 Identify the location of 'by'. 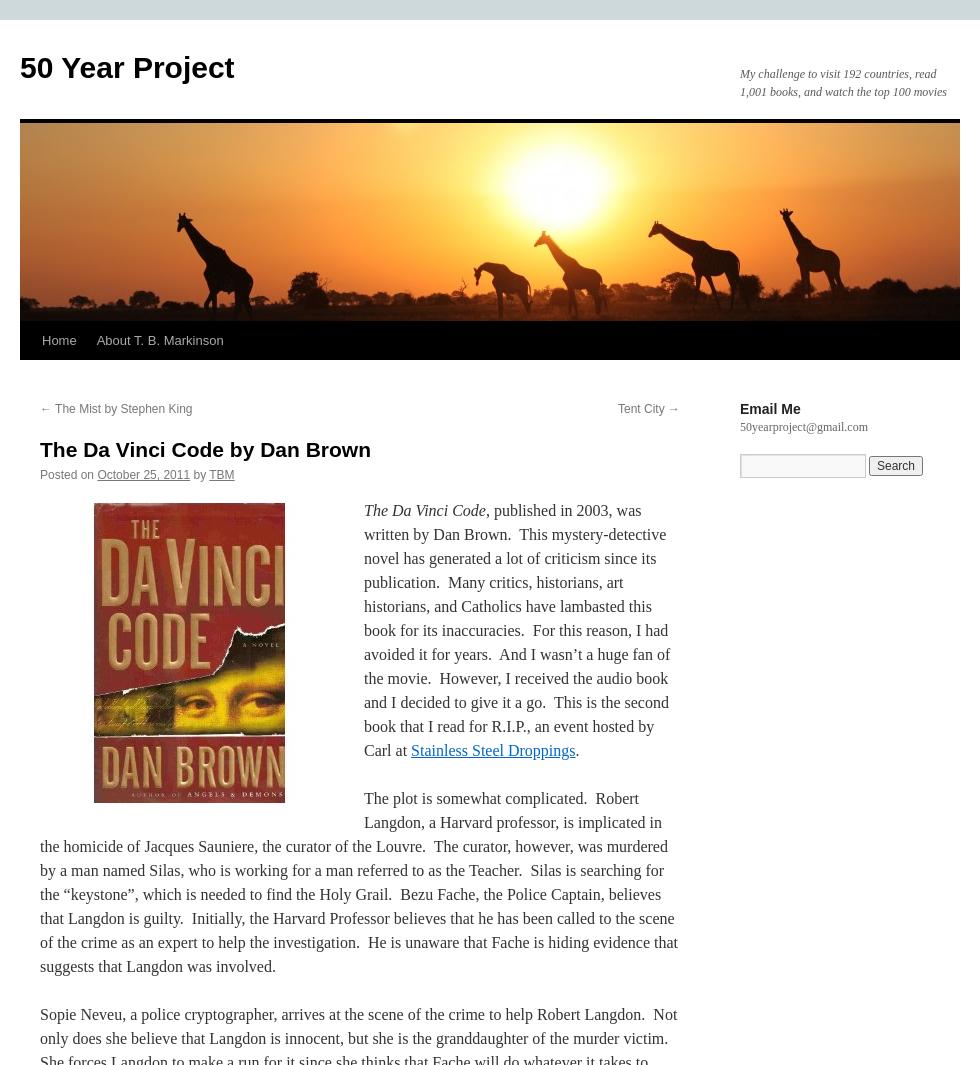
(192, 473).